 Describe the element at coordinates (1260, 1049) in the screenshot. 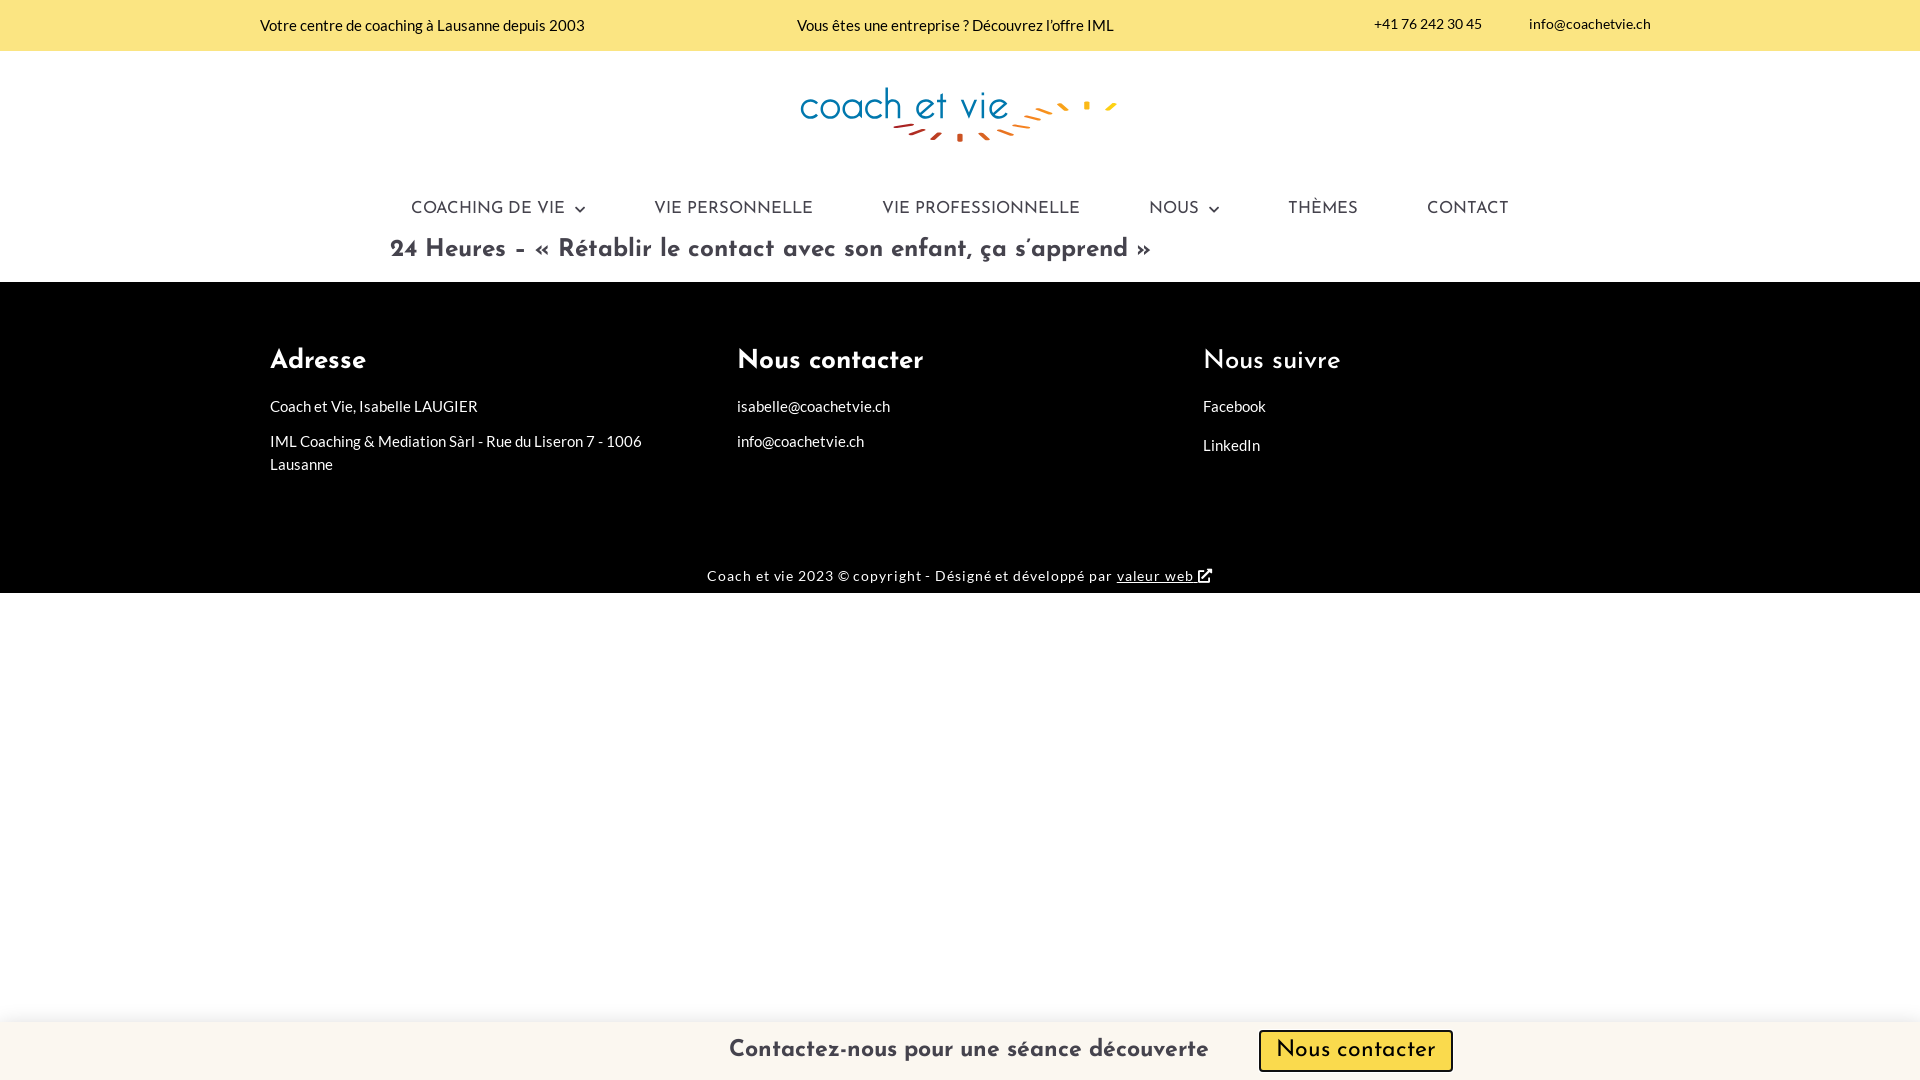

I see `'Nous contacter'` at that location.